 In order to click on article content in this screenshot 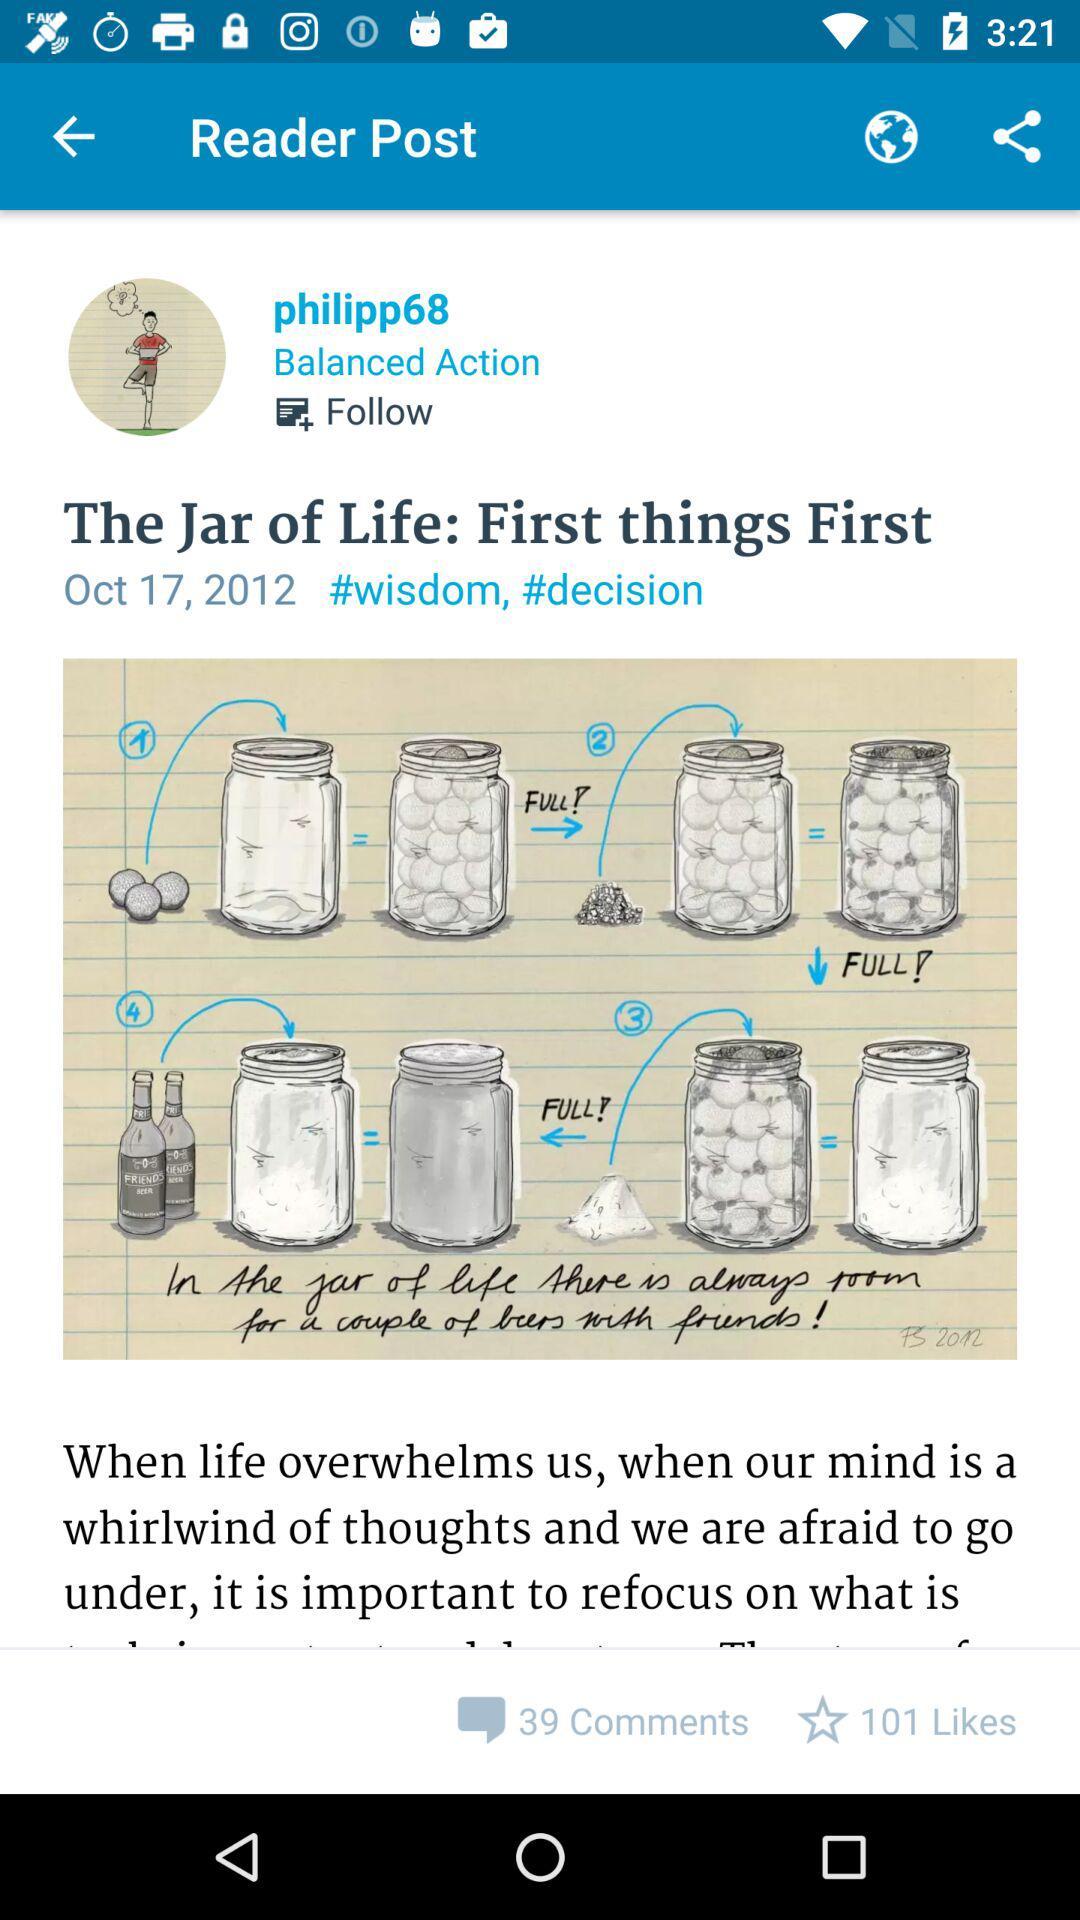, I will do `click(540, 1225)`.